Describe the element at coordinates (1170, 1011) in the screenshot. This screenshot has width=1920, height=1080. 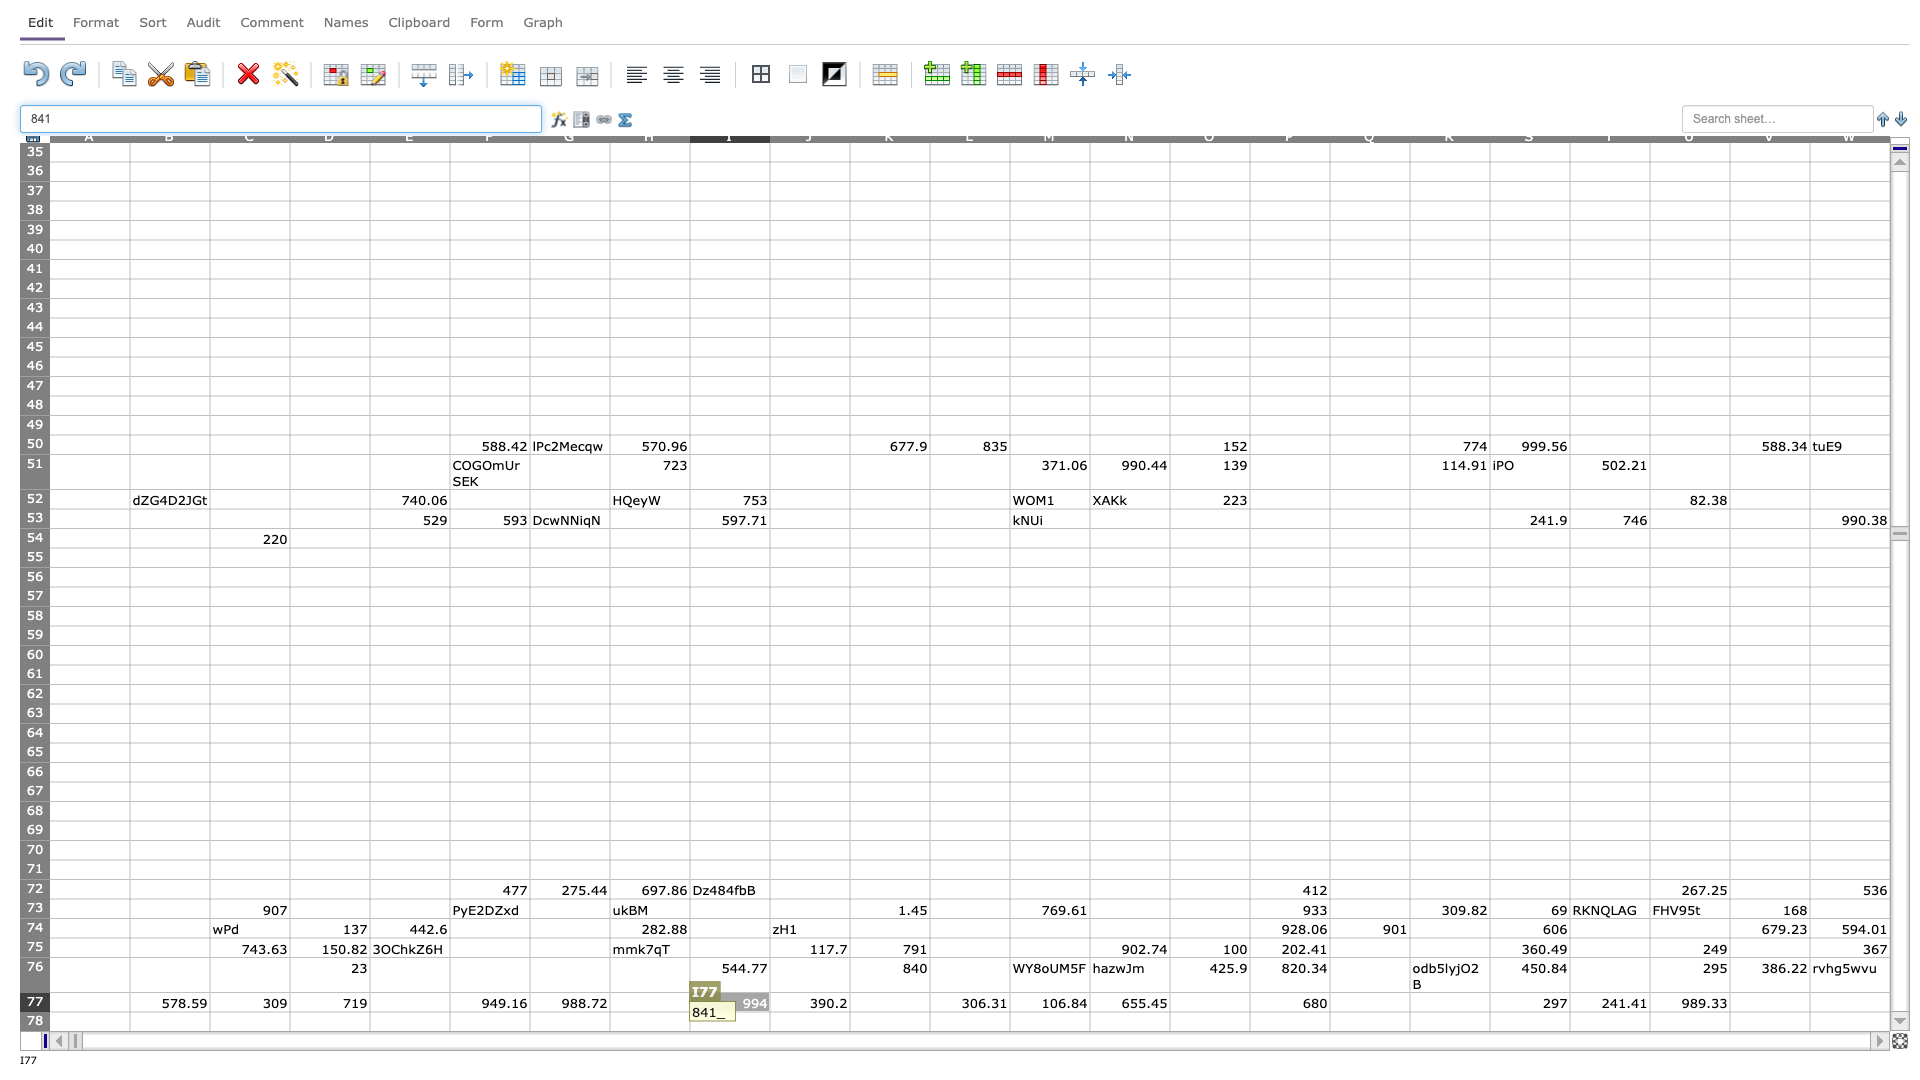
I see `Upper left of O78` at that location.